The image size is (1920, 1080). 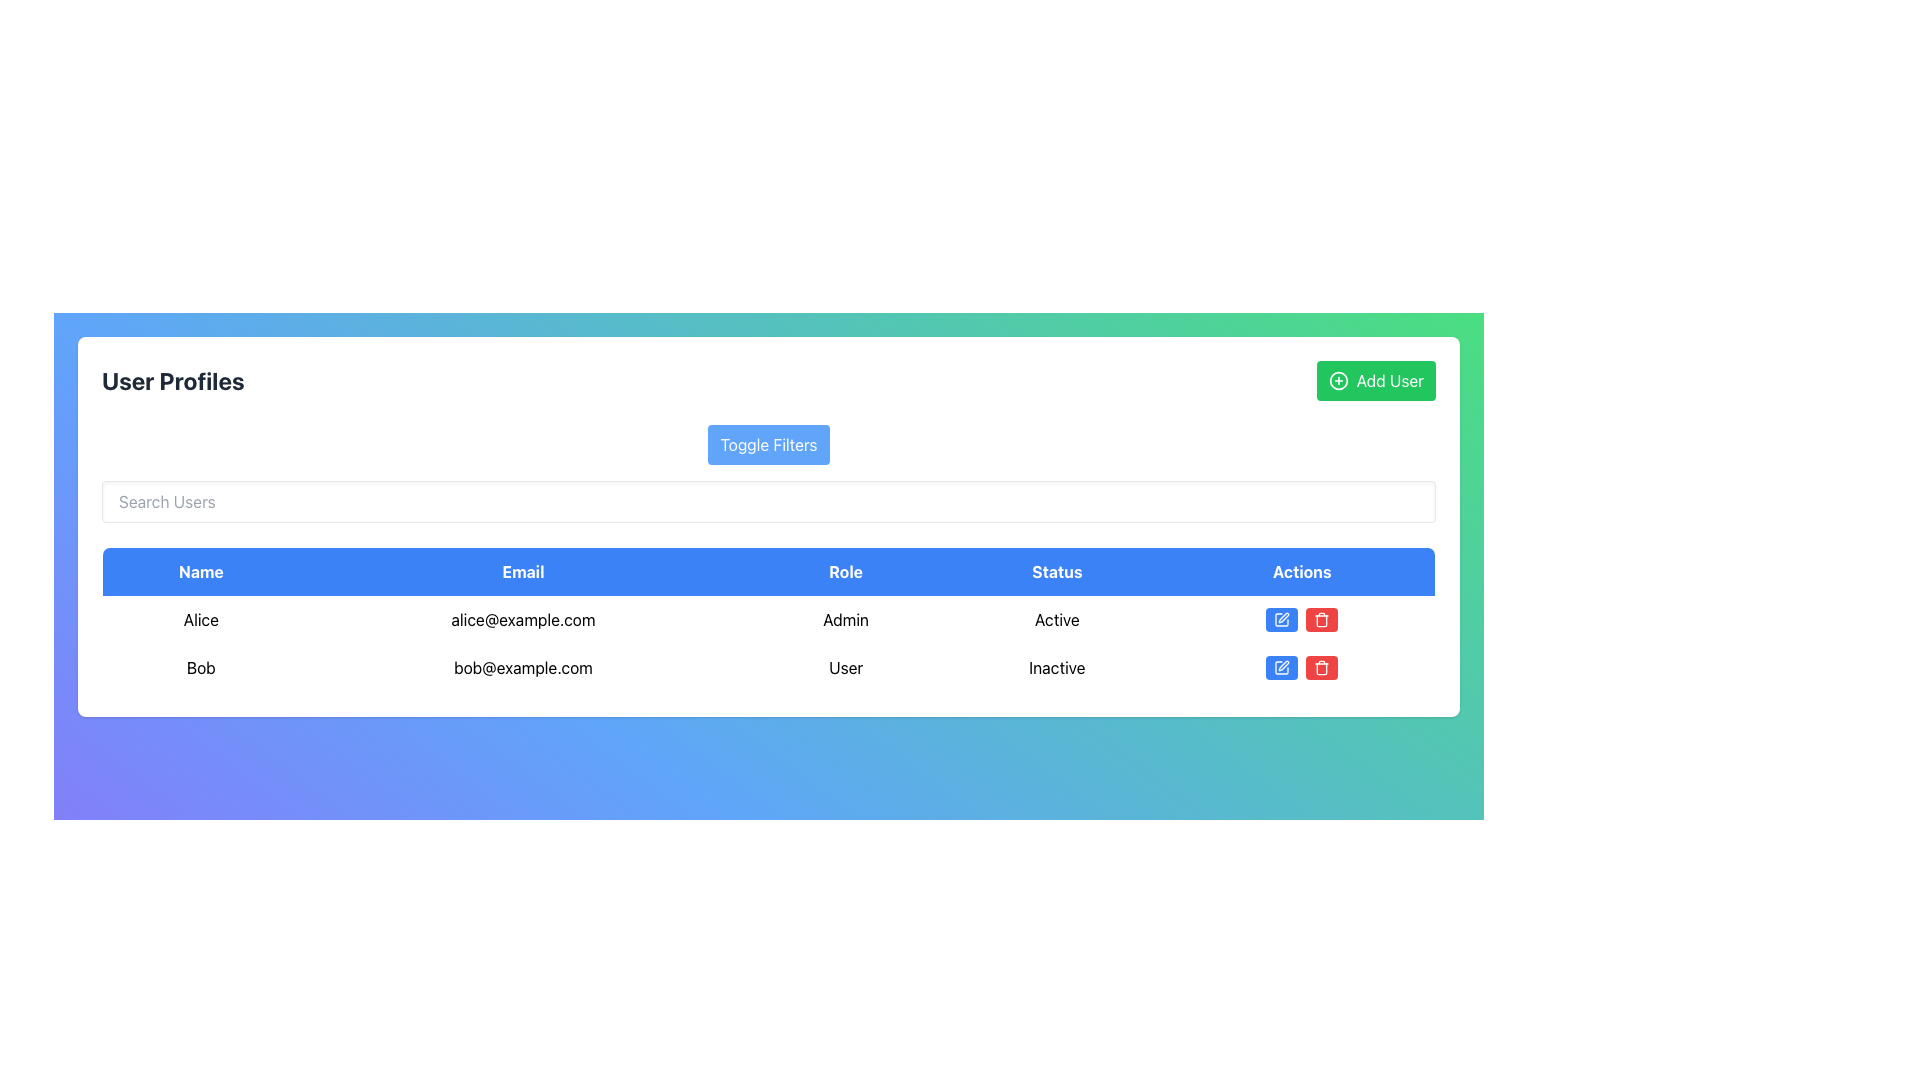 What do you see at coordinates (1056, 619) in the screenshot?
I see `the 'Active' text label under the 'Status' column in the user profiles table for the user named 'Alice'` at bounding box center [1056, 619].